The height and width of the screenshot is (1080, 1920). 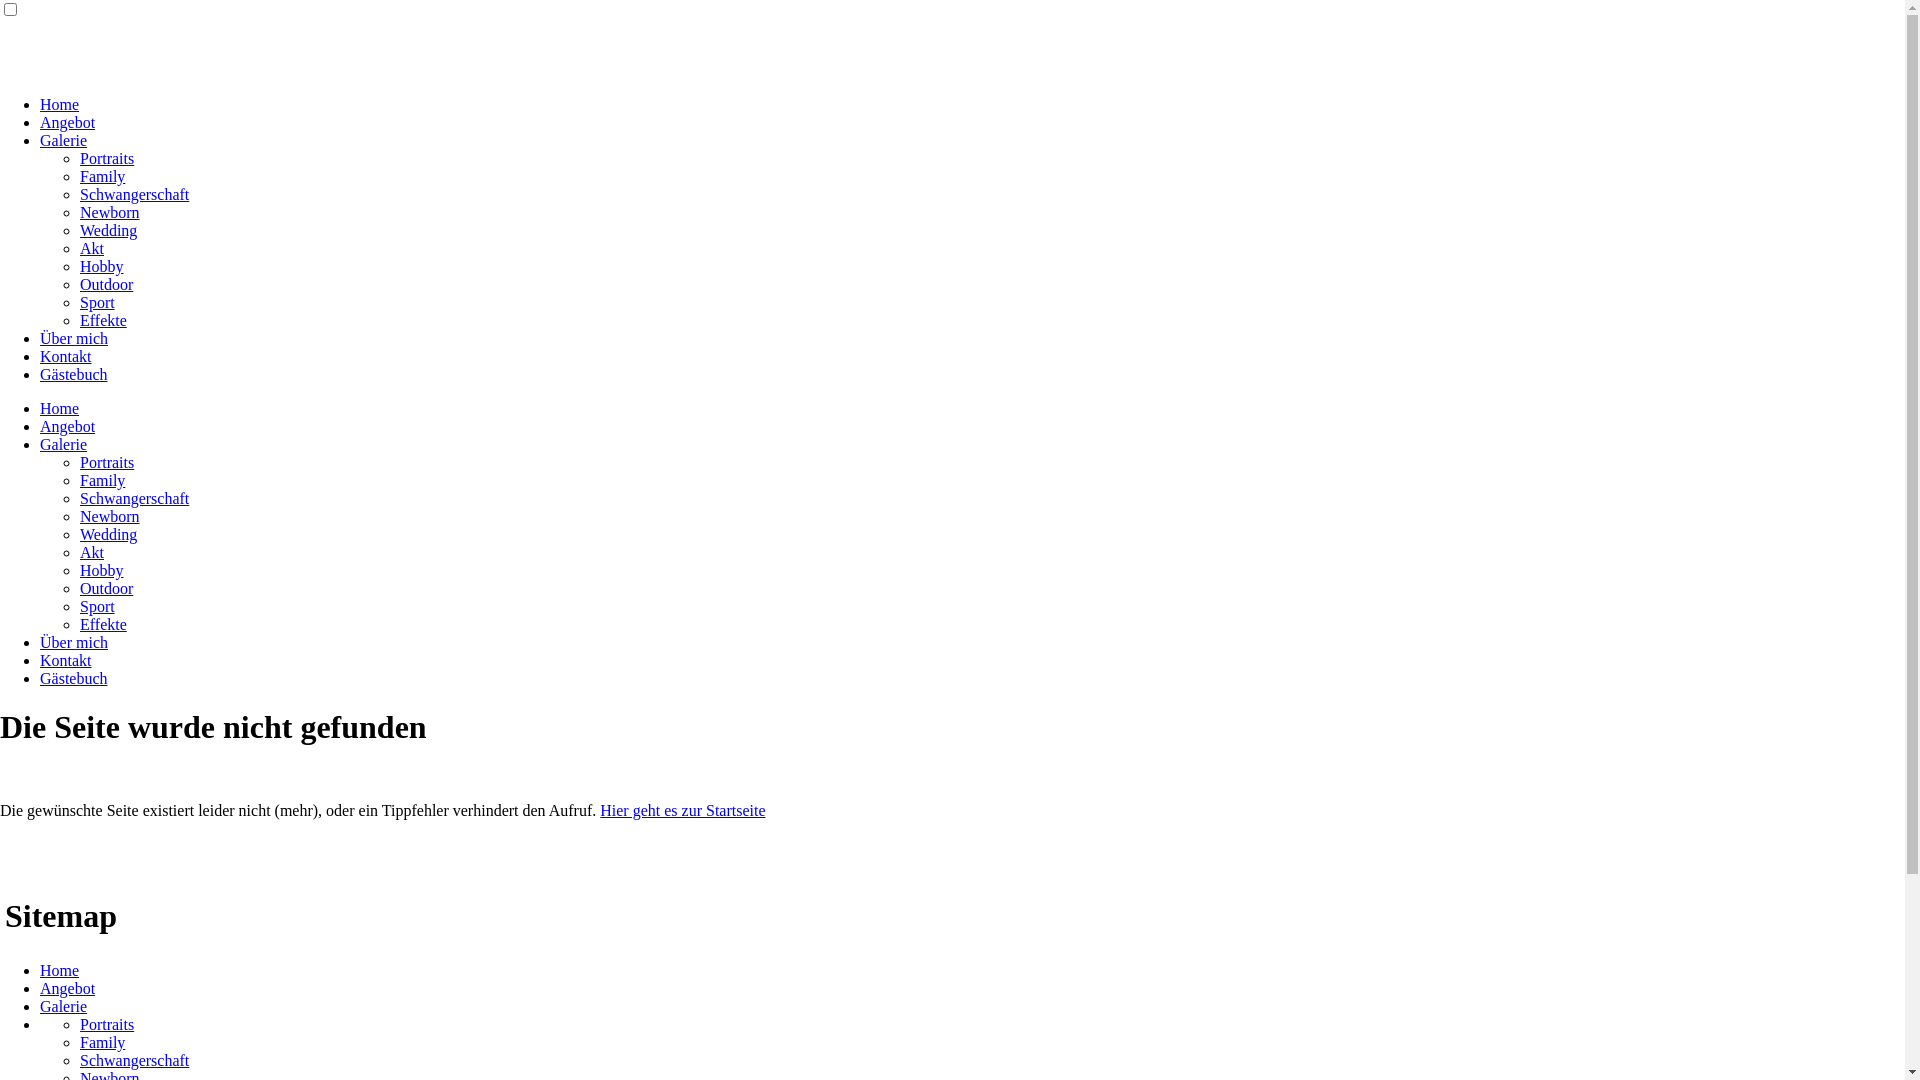 What do you see at coordinates (66, 355) in the screenshot?
I see `'Kontakt'` at bounding box center [66, 355].